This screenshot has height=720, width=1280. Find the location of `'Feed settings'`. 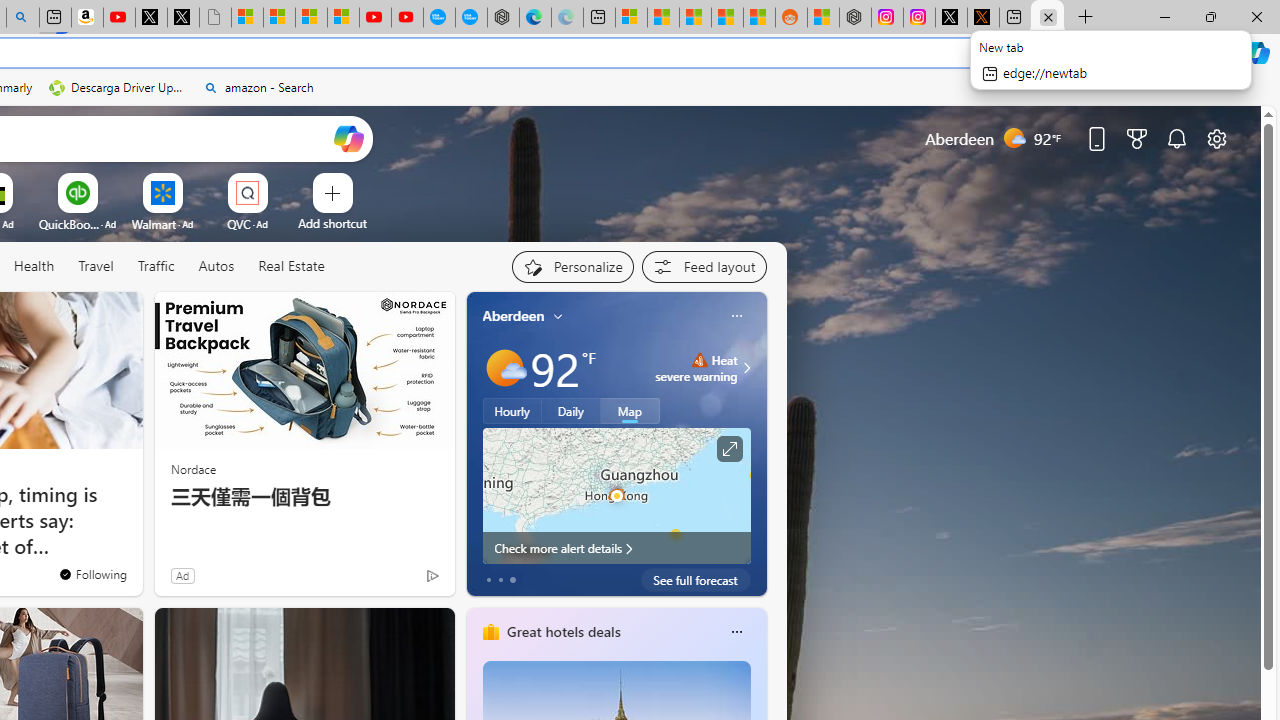

'Feed settings' is located at coordinates (704, 266).